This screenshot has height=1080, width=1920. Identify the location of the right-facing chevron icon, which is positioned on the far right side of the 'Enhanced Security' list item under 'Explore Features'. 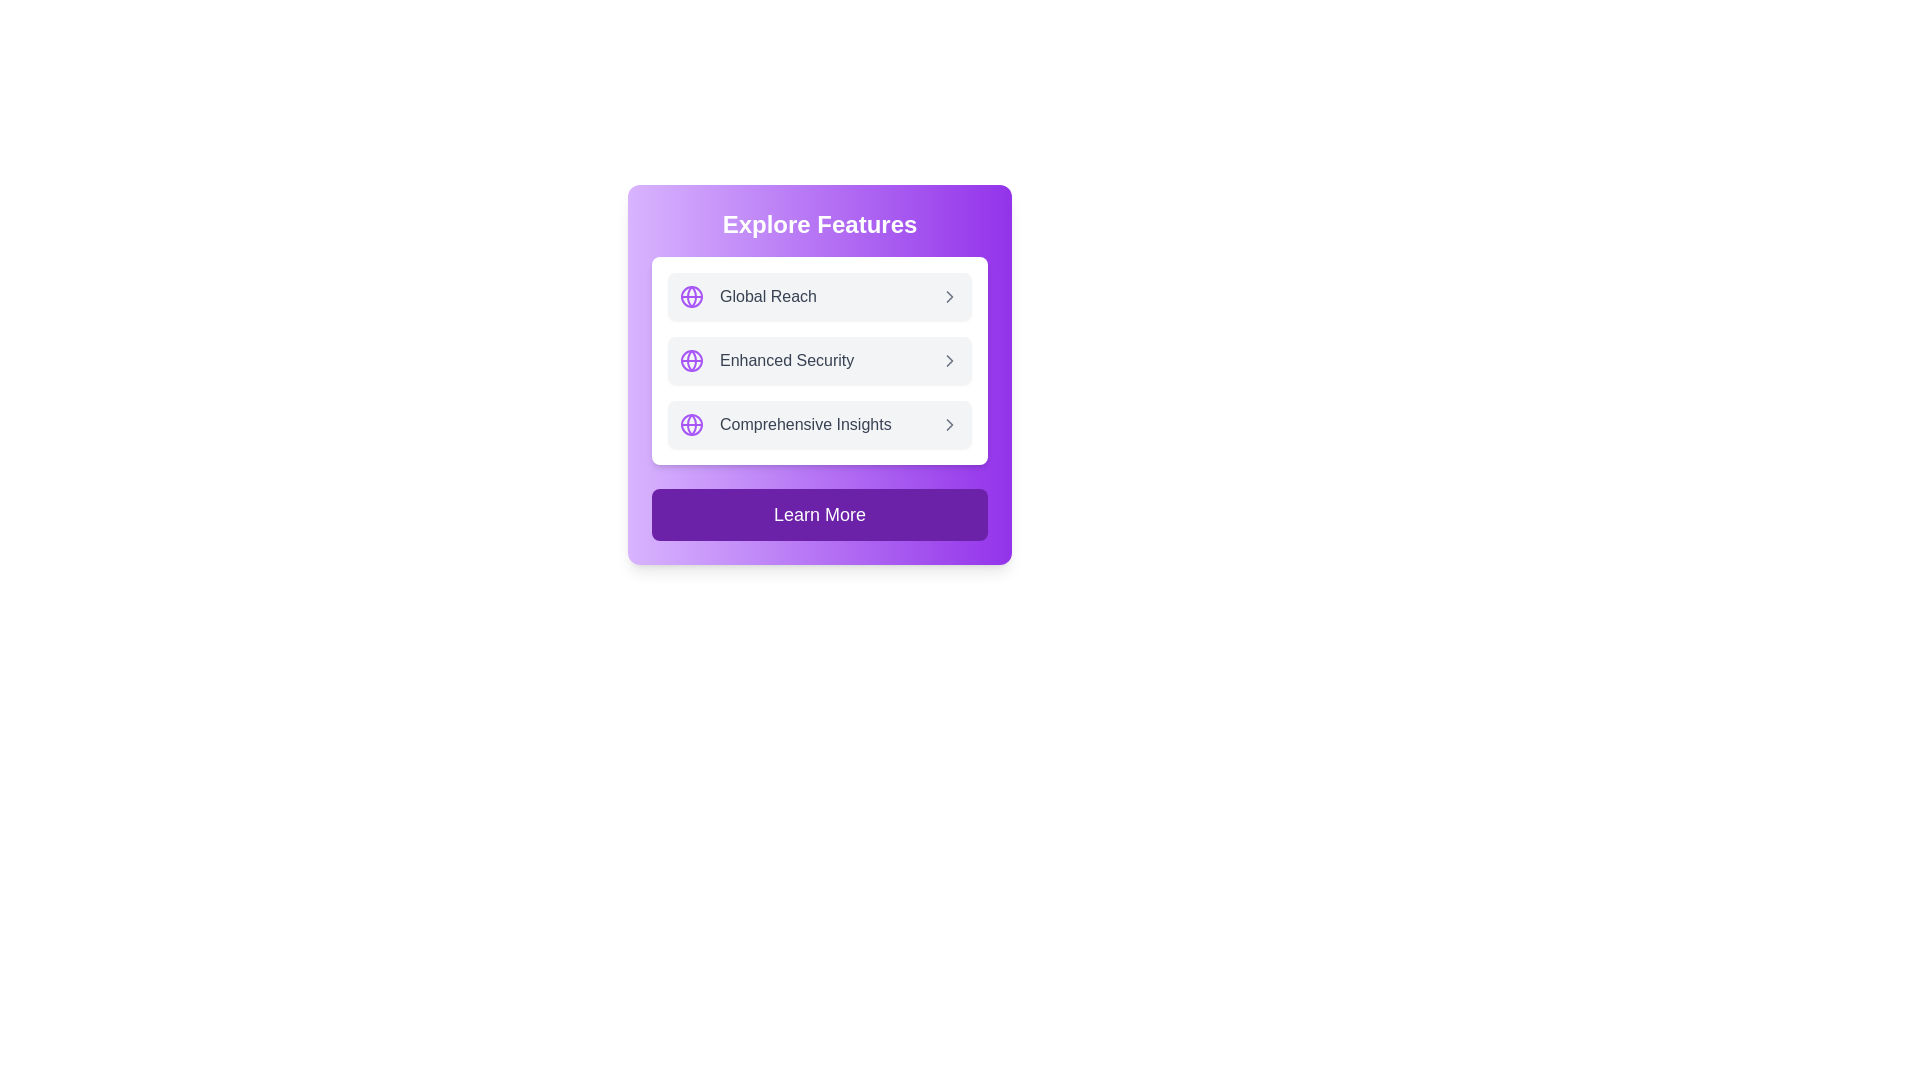
(949, 361).